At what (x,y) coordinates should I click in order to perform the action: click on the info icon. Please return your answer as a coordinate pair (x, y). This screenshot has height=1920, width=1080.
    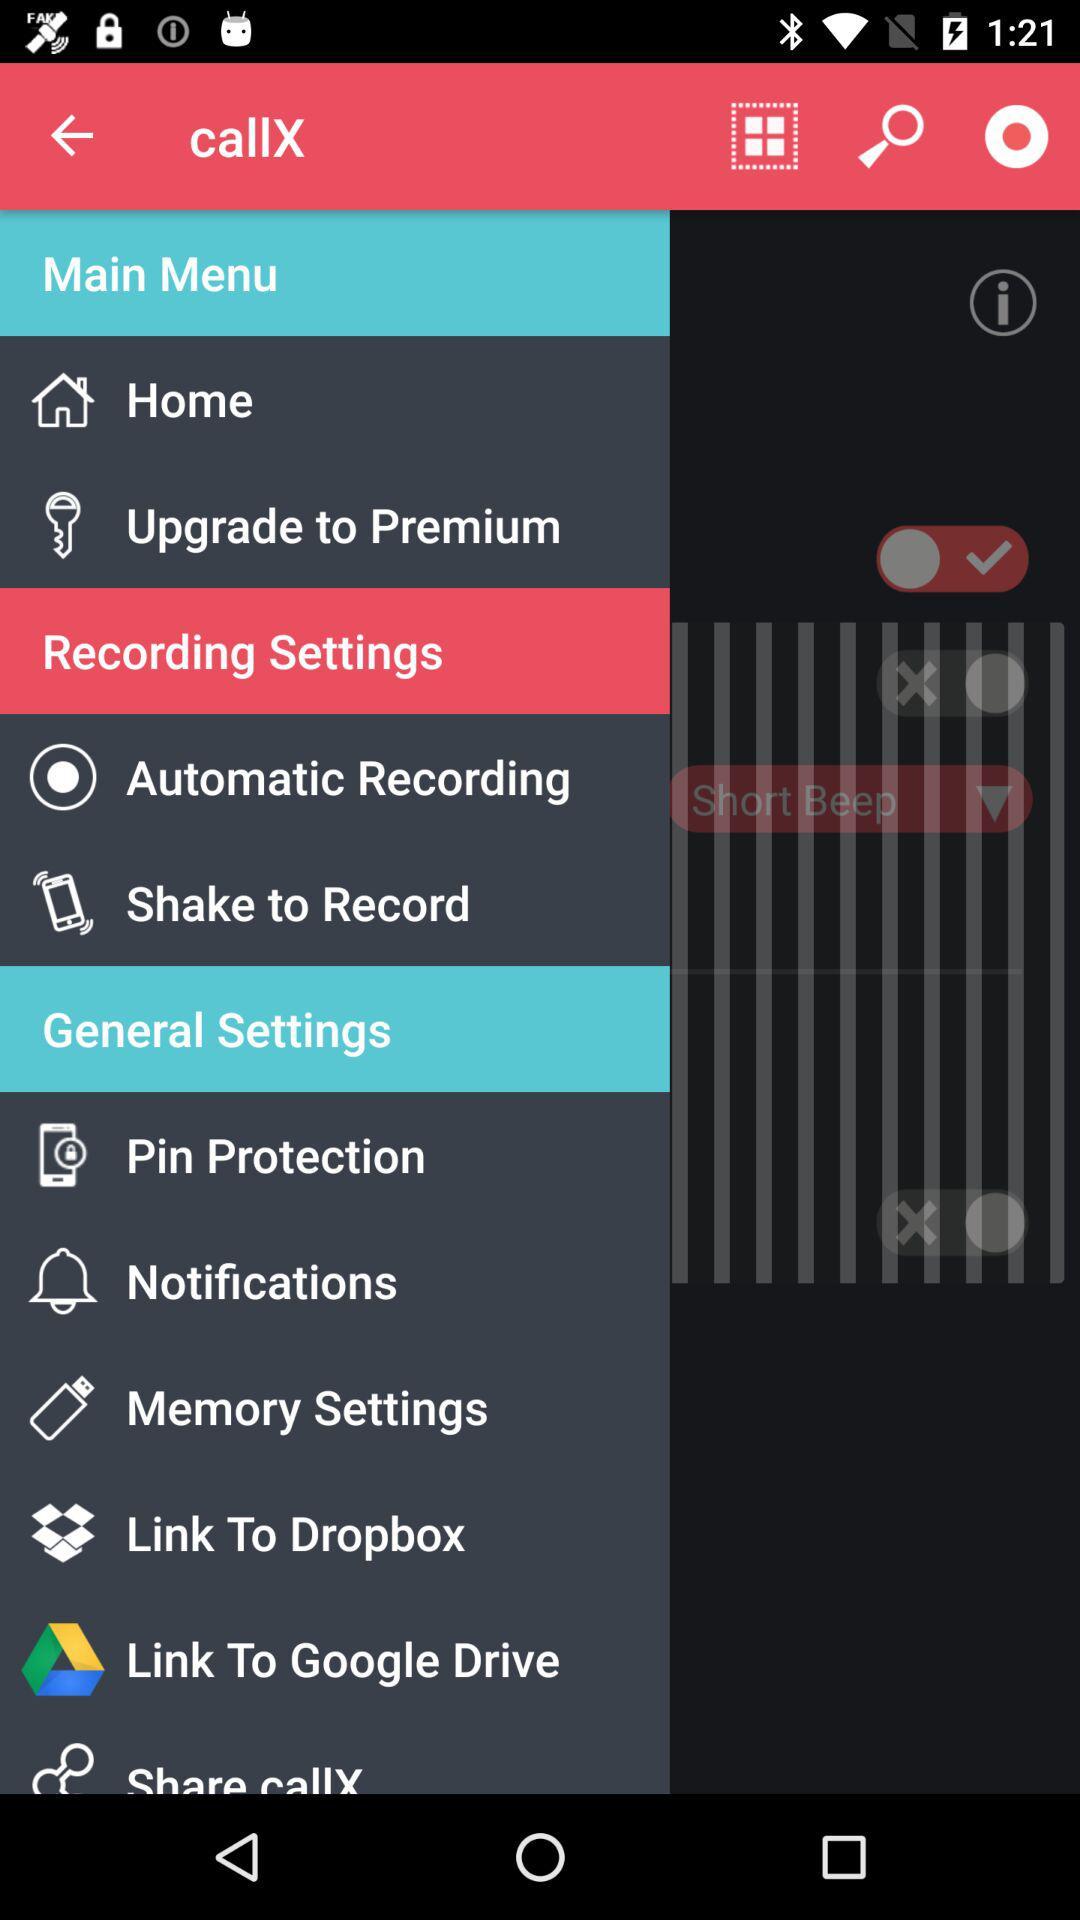
    Looking at the image, I should click on (986, 301).